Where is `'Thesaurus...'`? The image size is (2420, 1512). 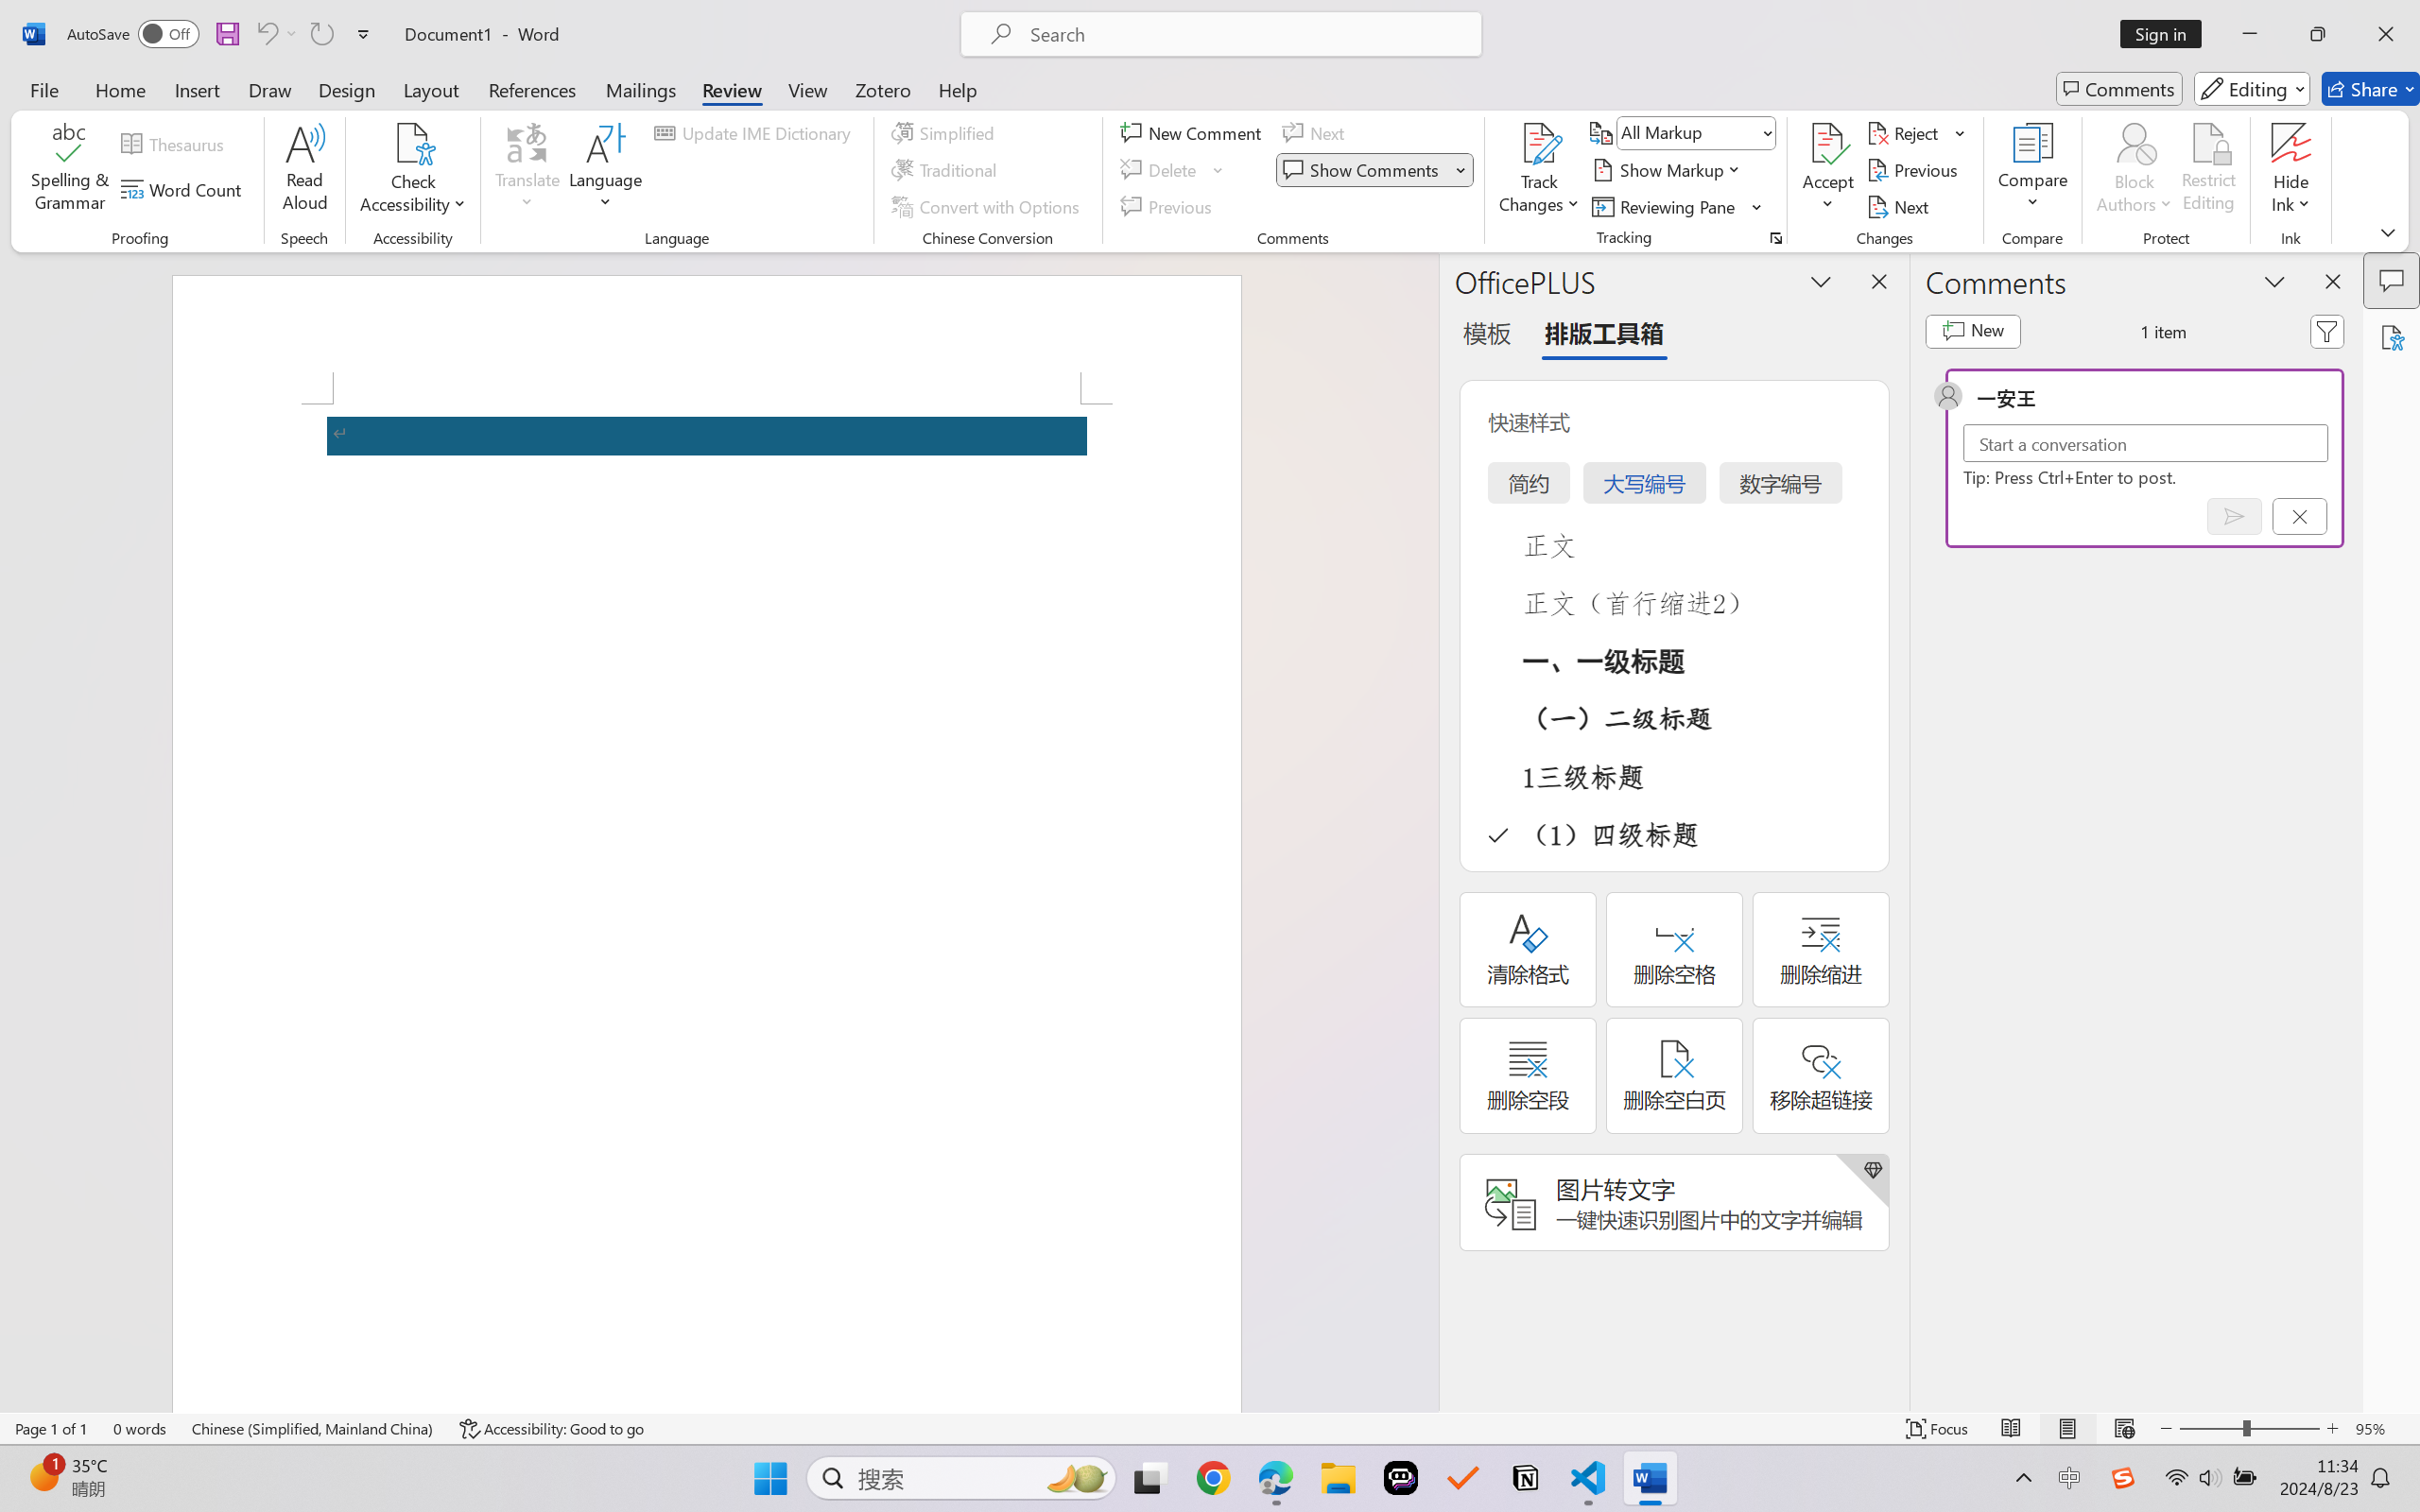 'Thesaurus...' is located at coordinates (176, 144).